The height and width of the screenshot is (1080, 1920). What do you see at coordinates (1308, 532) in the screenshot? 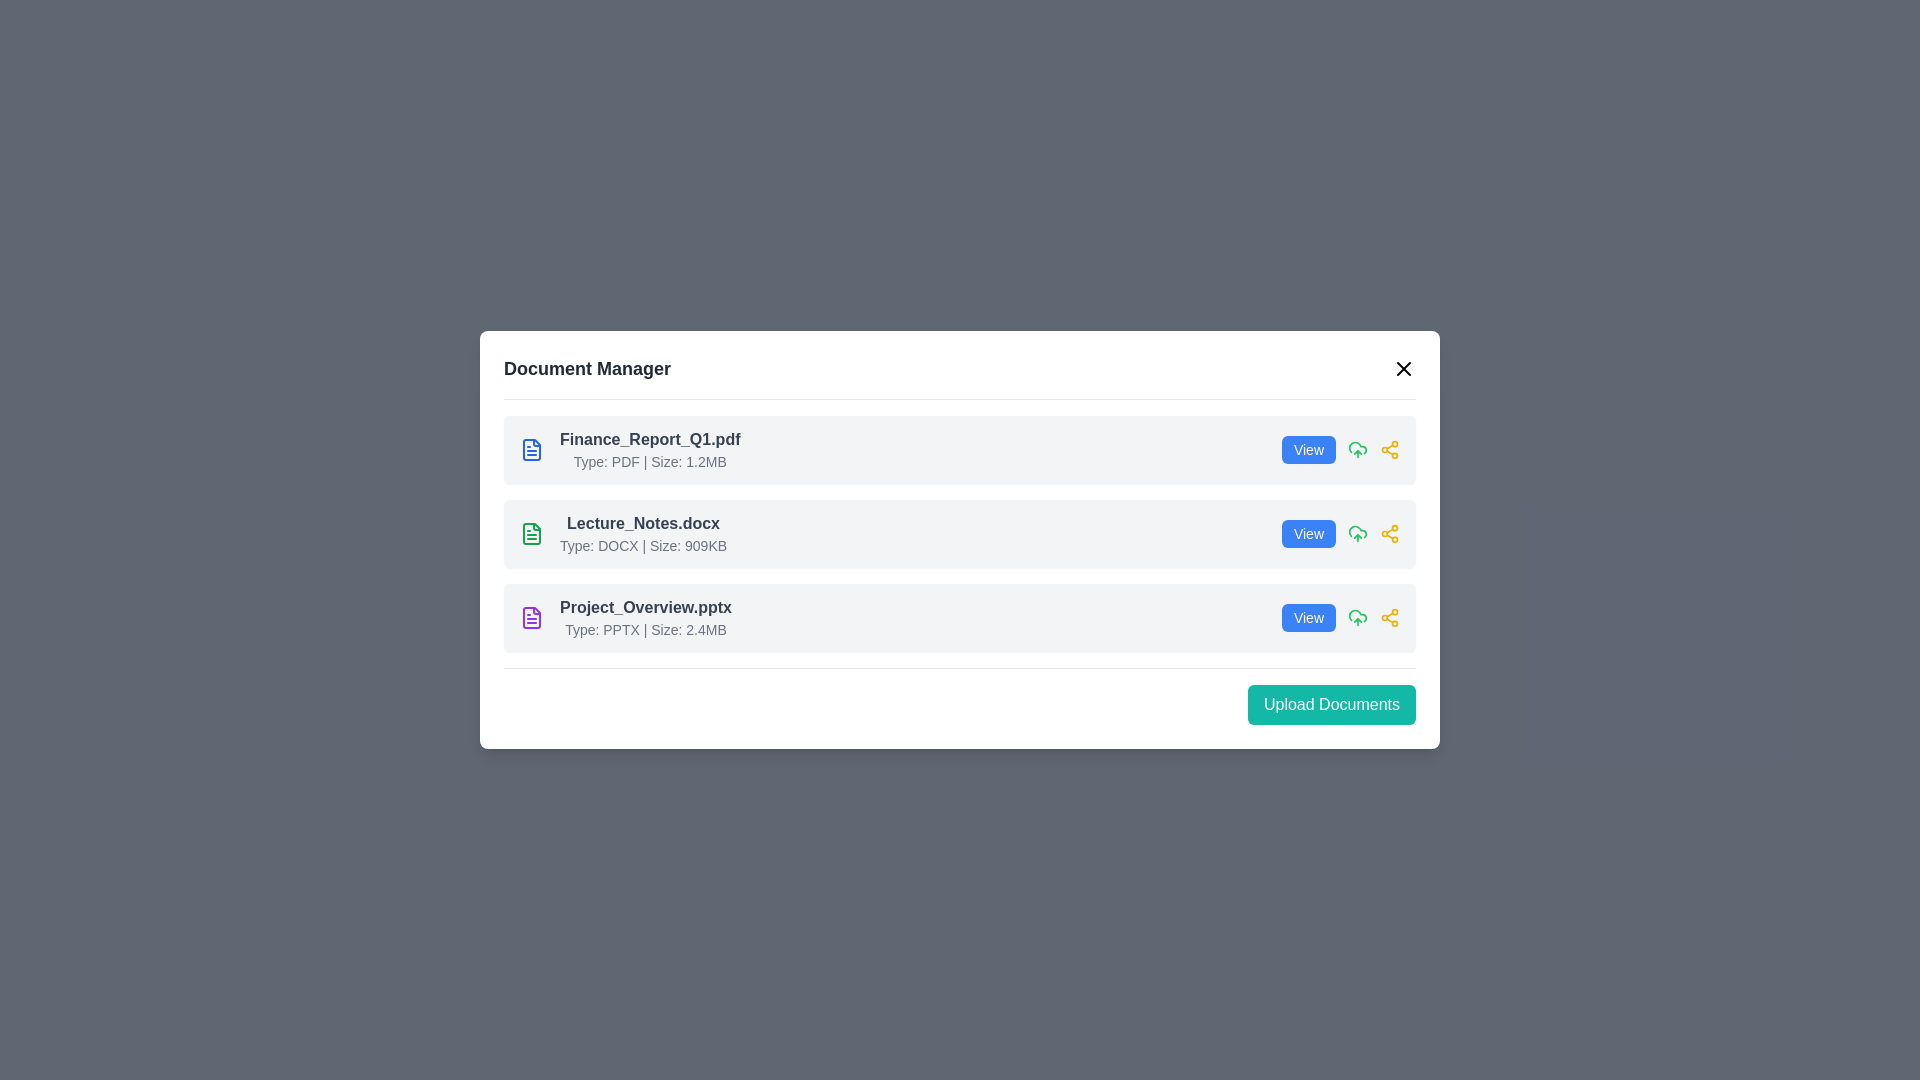
I see `the blue button with rounded edges labeled 'View'` at bounding box center [1308, 532].